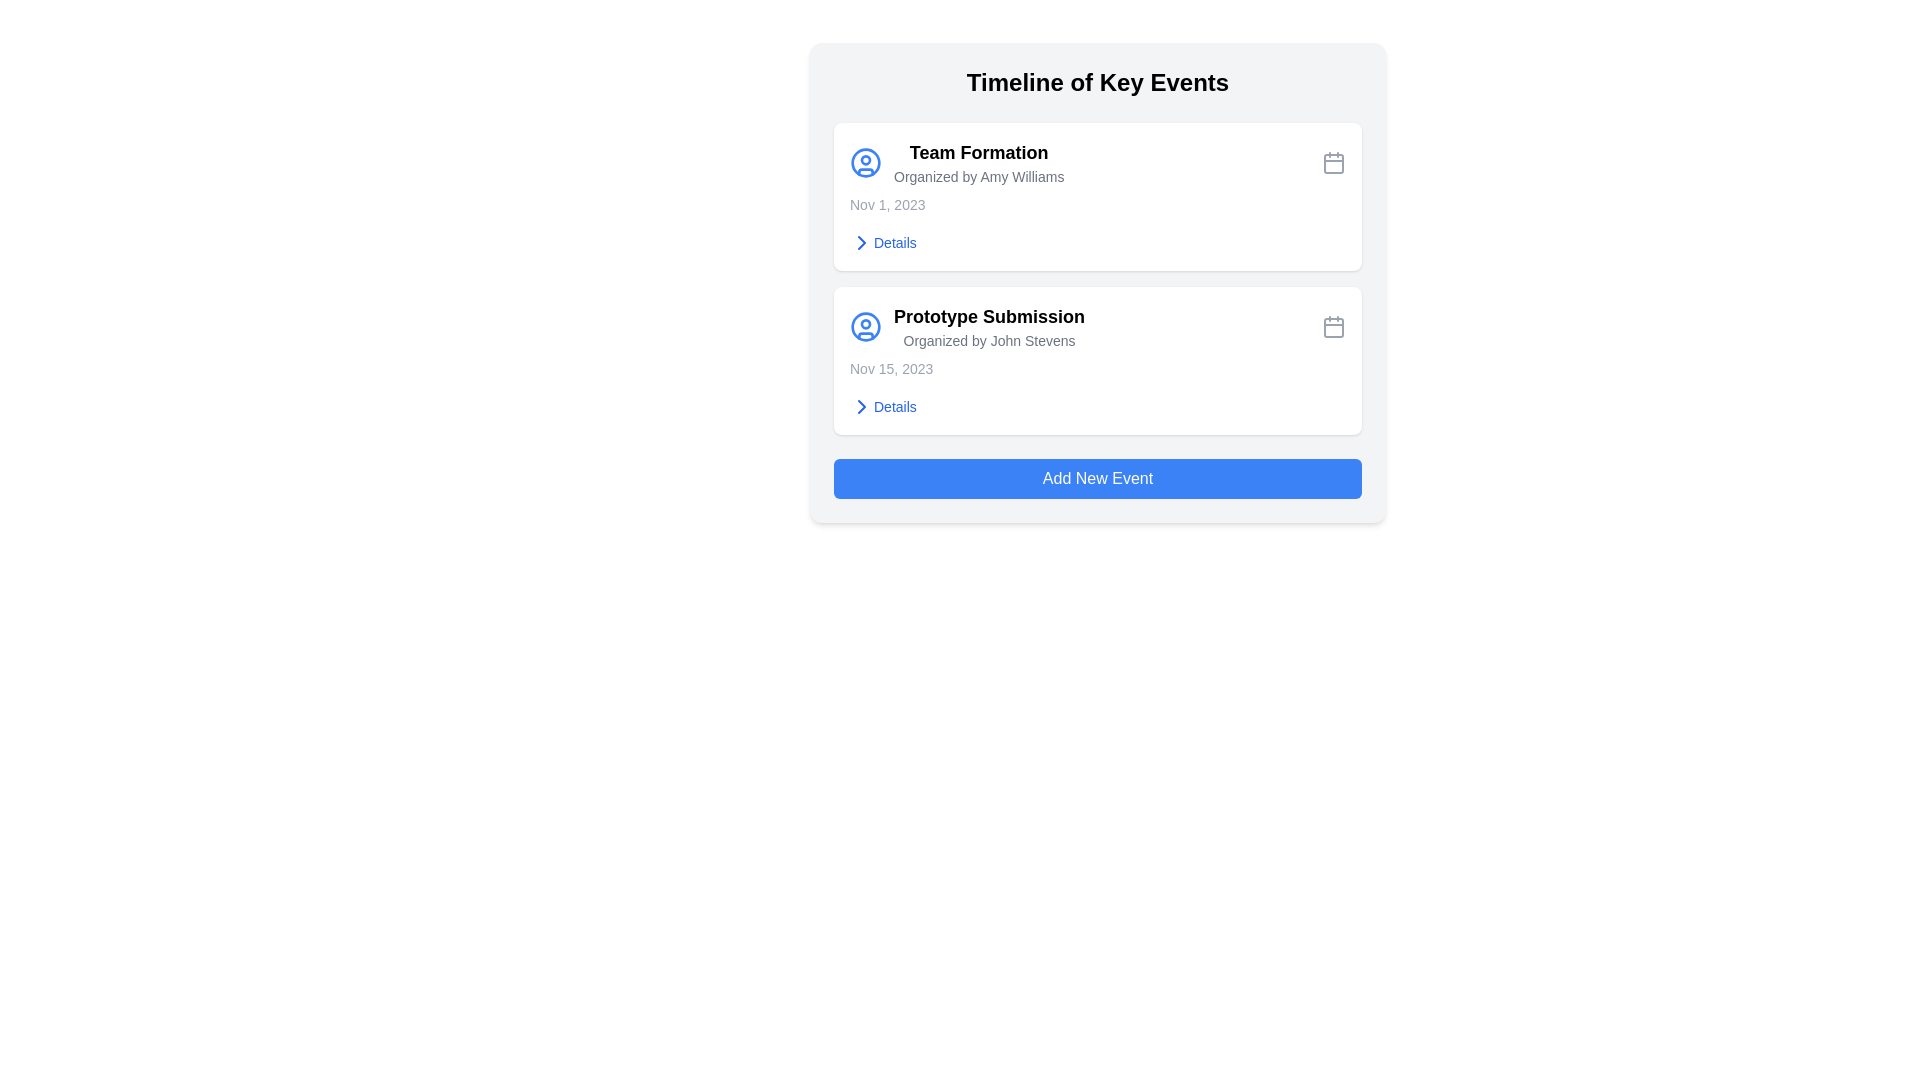 Image resolution: width=1920 pixels, height=1080 pixels. Describe the element at coordinates (1334, 326) in the screenshot. I see `the date-related icon located on the far right of the 'Prototype Submission' item in the 'Timeline of Key Events' section, adjacent to 'Organized by John Stevens.'` at that location.